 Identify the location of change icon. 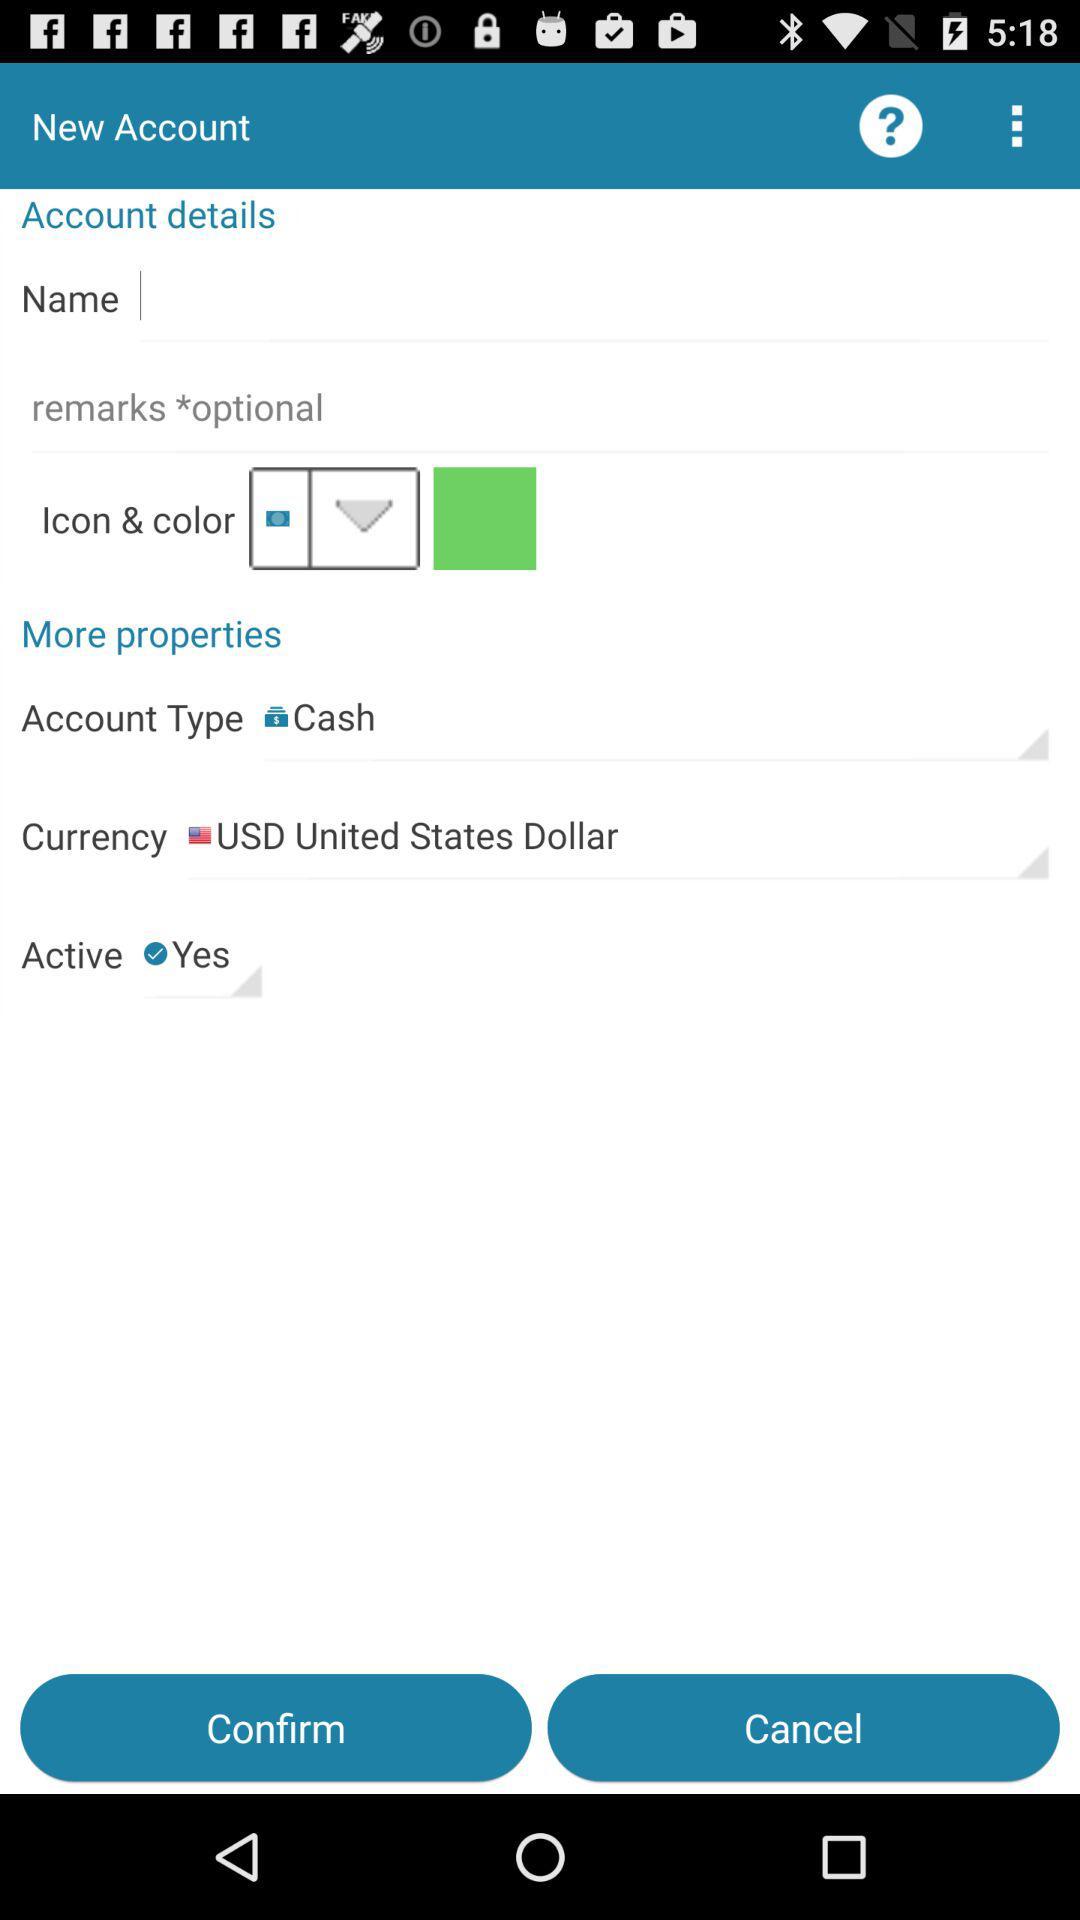
(333, 518).